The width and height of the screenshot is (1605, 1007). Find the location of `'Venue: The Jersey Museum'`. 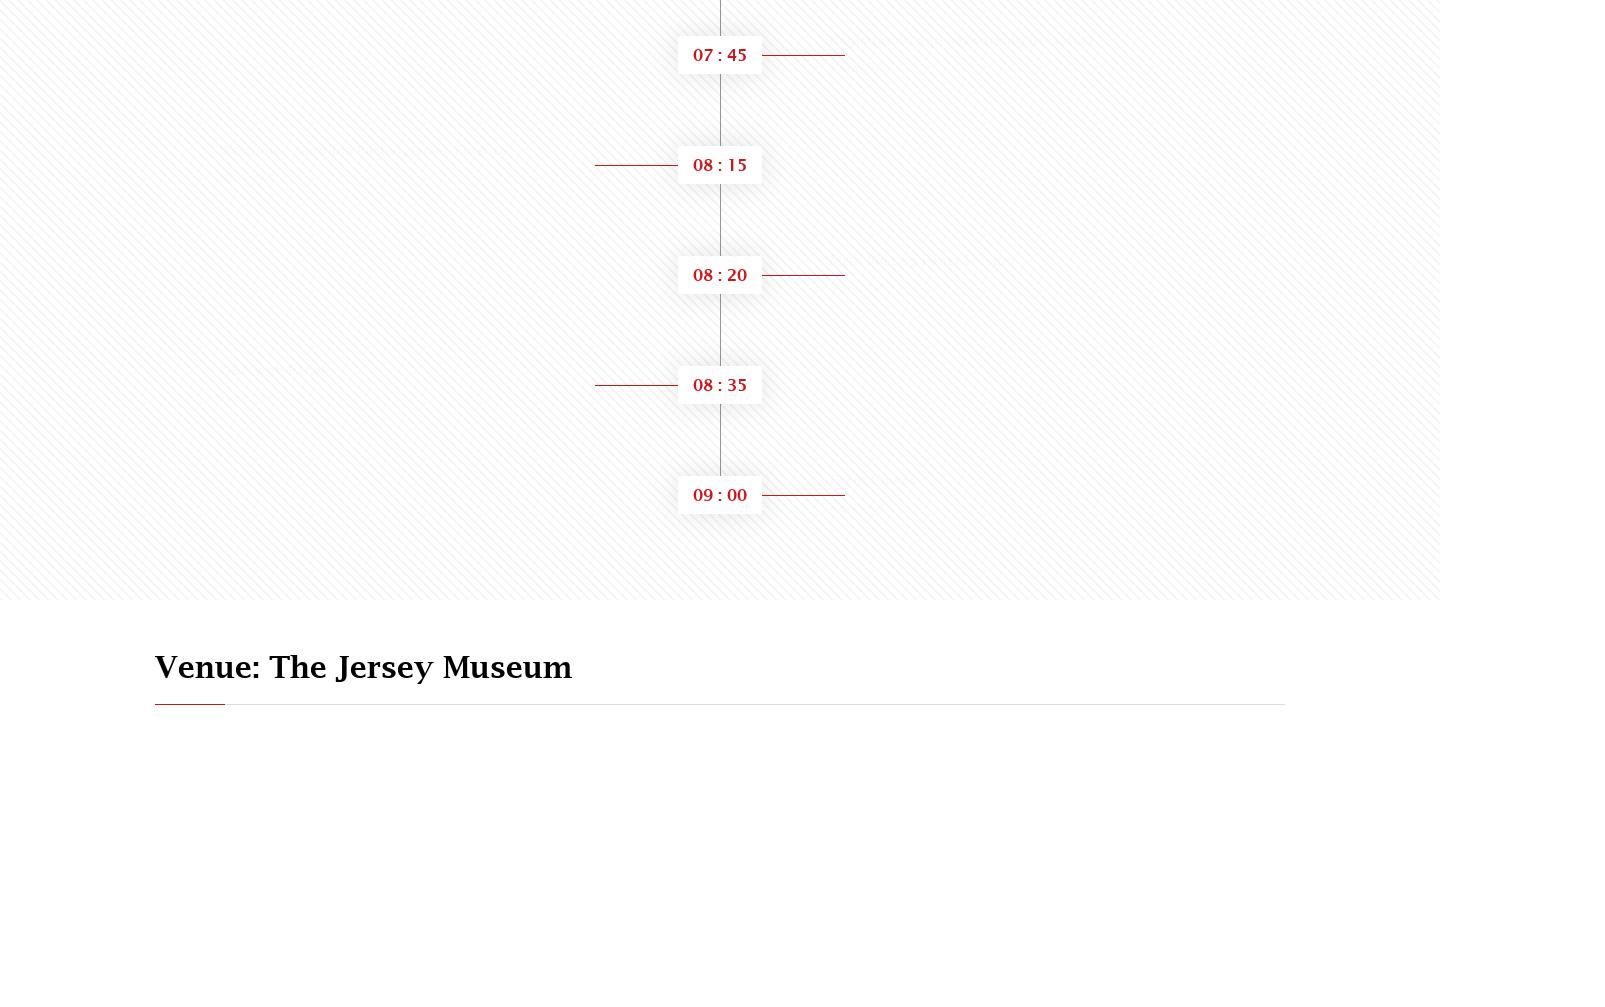

'Venue: The Jersey Museum' is located at coordinates (155, 665).